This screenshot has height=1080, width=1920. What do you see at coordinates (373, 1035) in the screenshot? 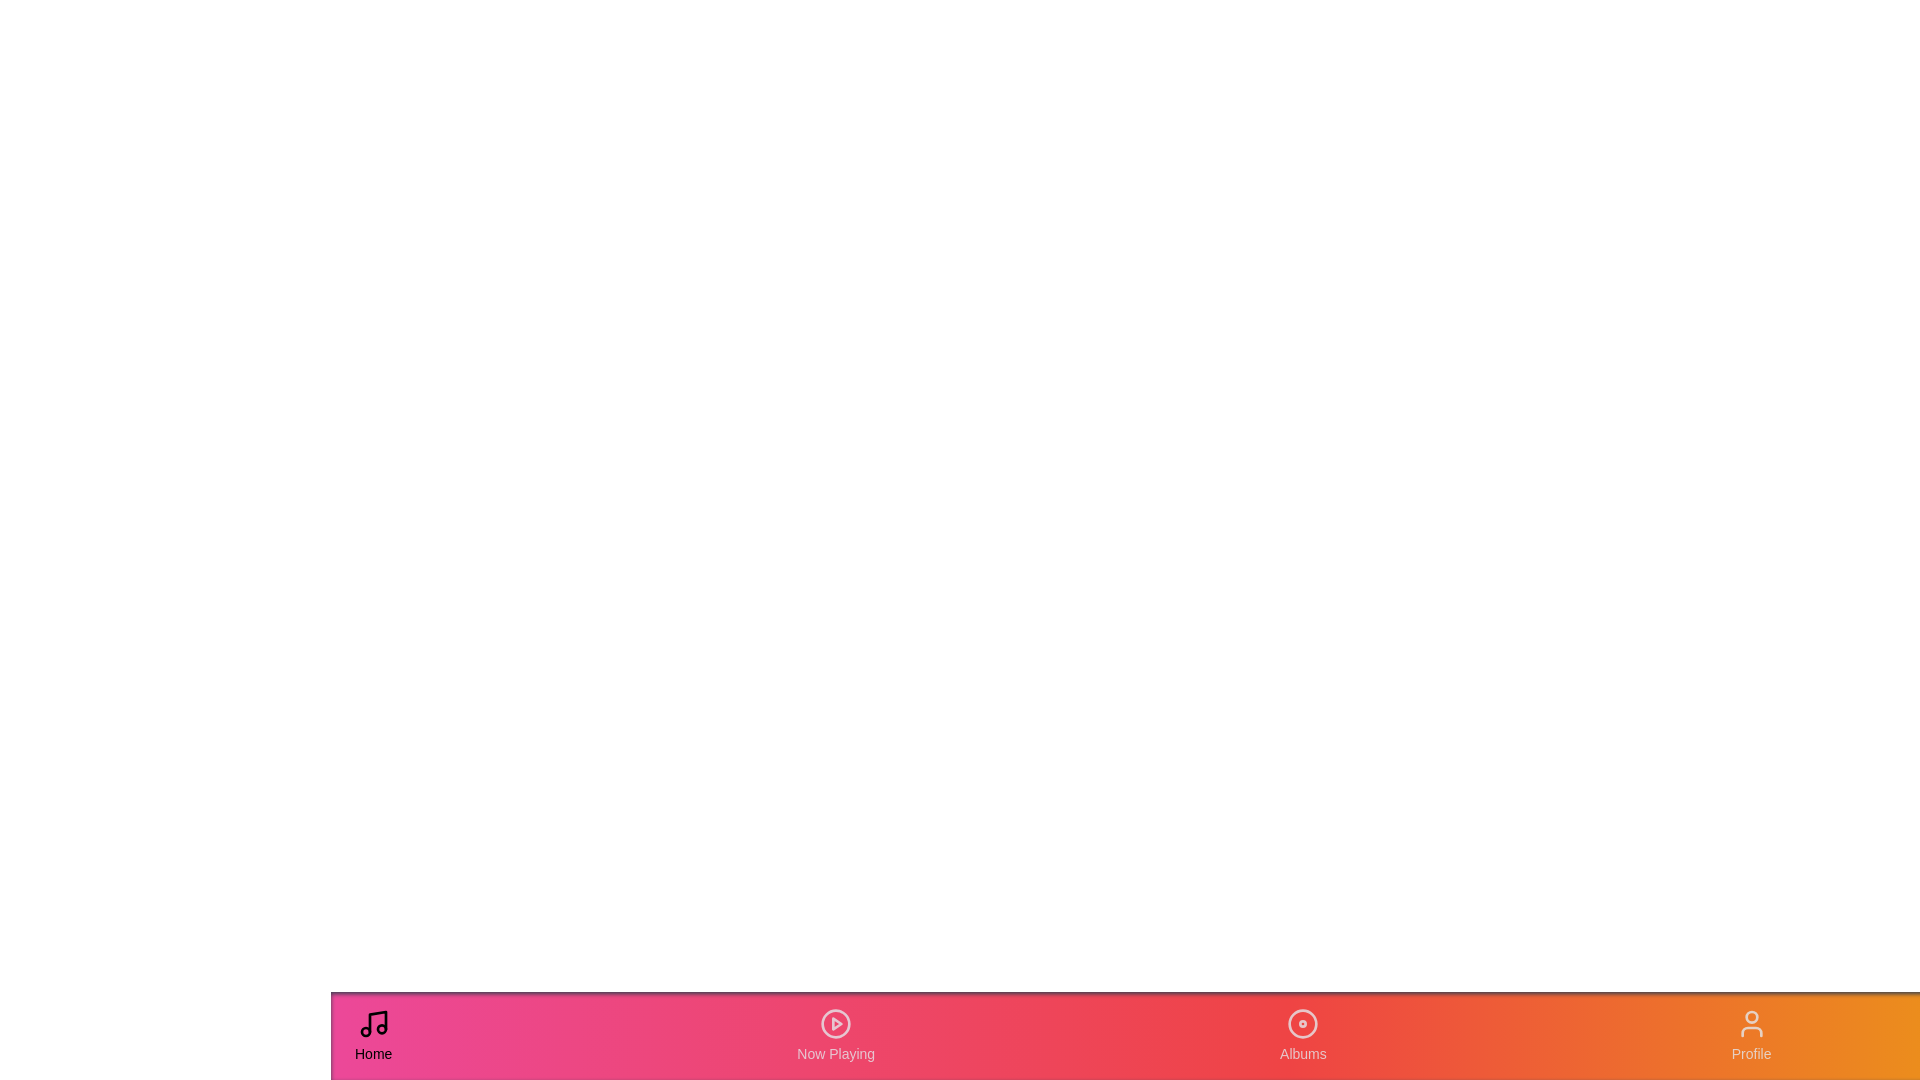
I see `the 'Home' tab in the navigation bar` at bounding box center [373, 1035].